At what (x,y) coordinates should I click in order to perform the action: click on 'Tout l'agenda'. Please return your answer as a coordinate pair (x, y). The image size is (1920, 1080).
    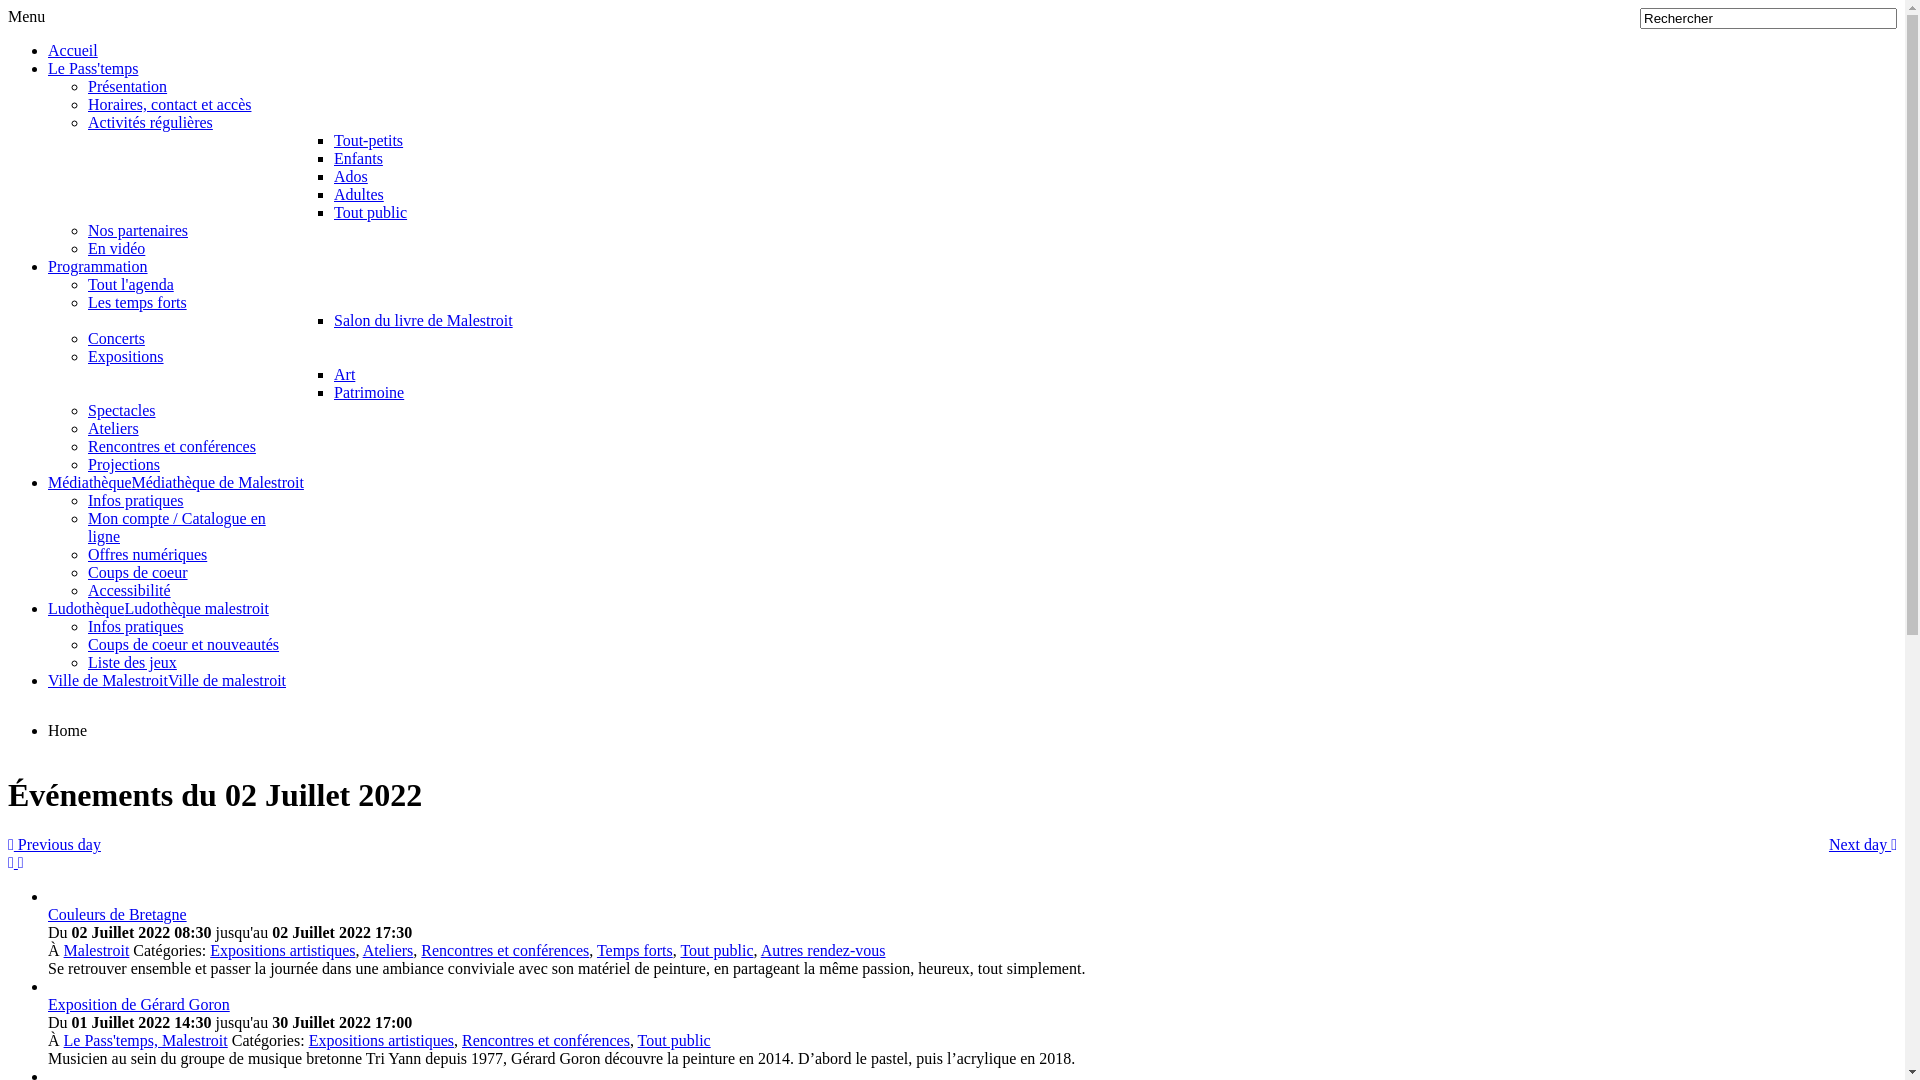
    Looking at the image, I should click on (129, 284).